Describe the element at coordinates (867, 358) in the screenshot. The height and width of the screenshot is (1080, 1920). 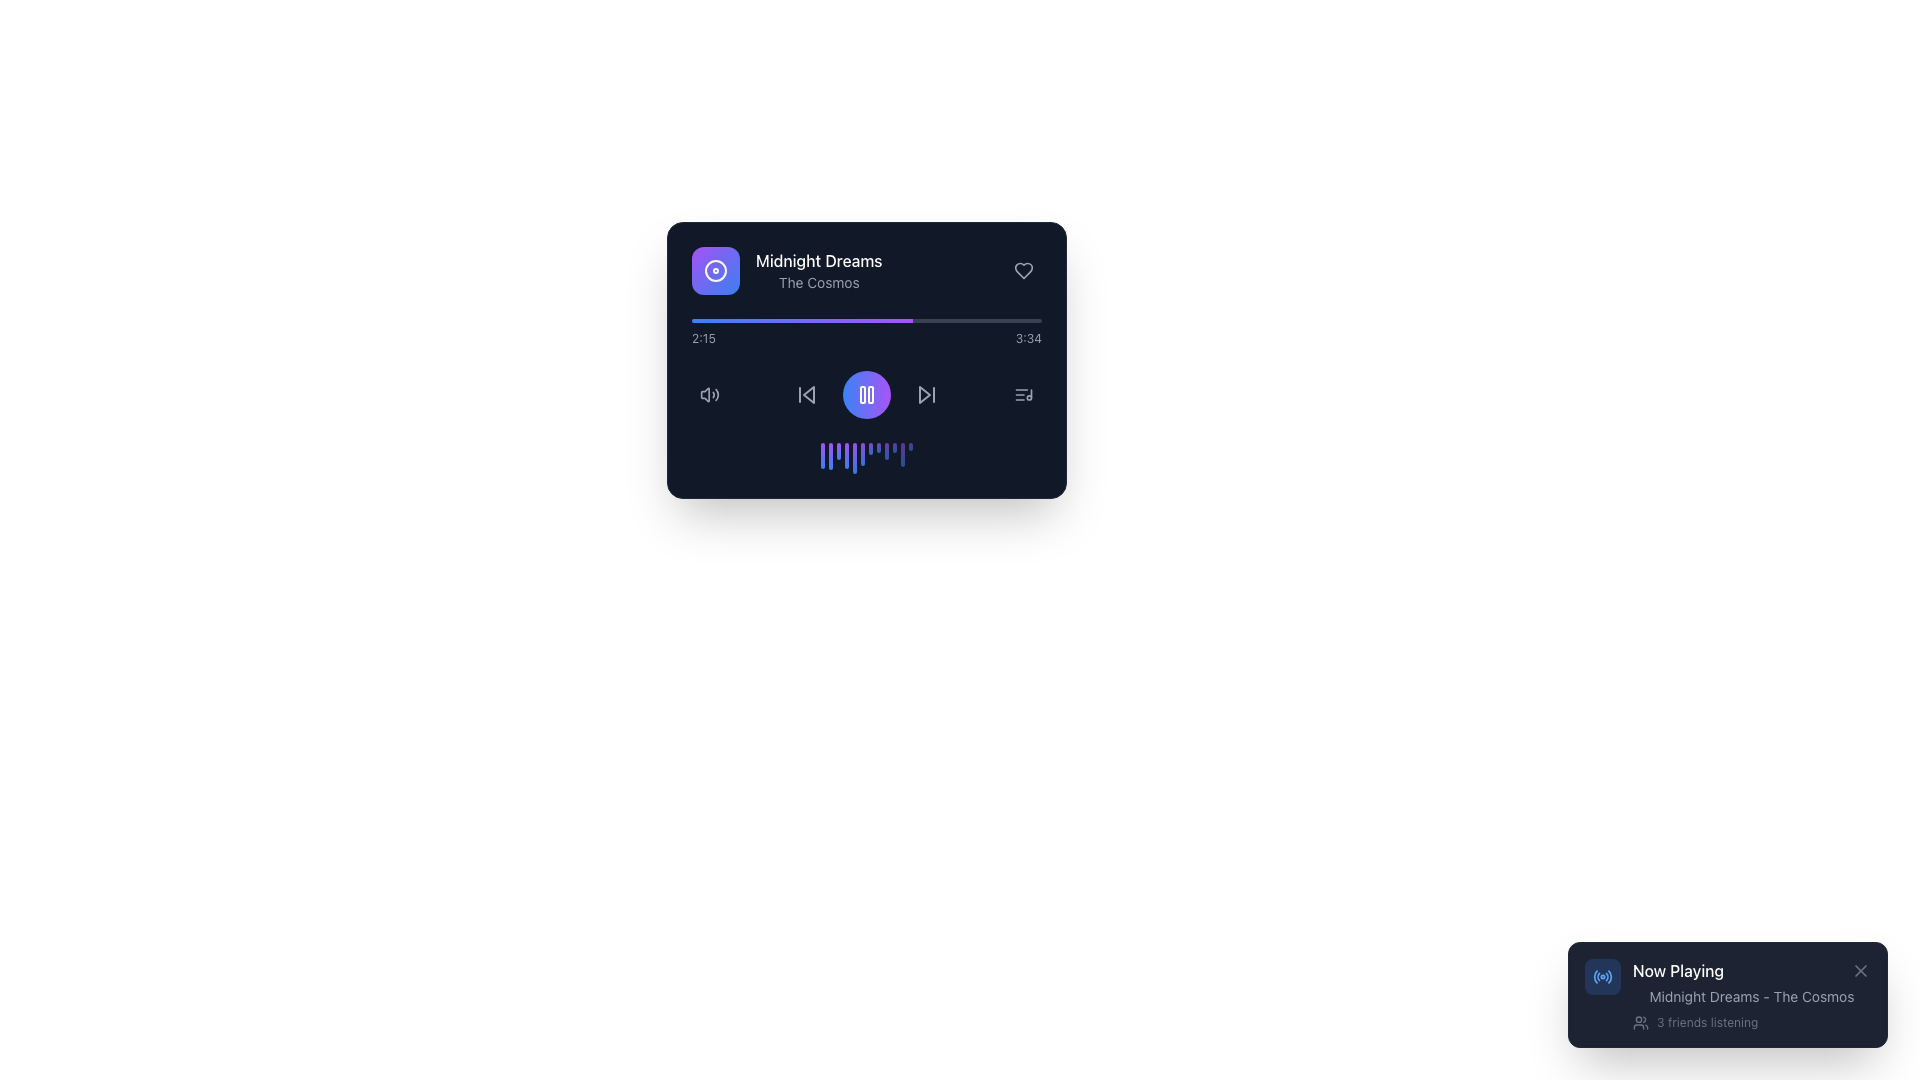
I see `the music player widget located centrally in the layout to control playback` at that location.